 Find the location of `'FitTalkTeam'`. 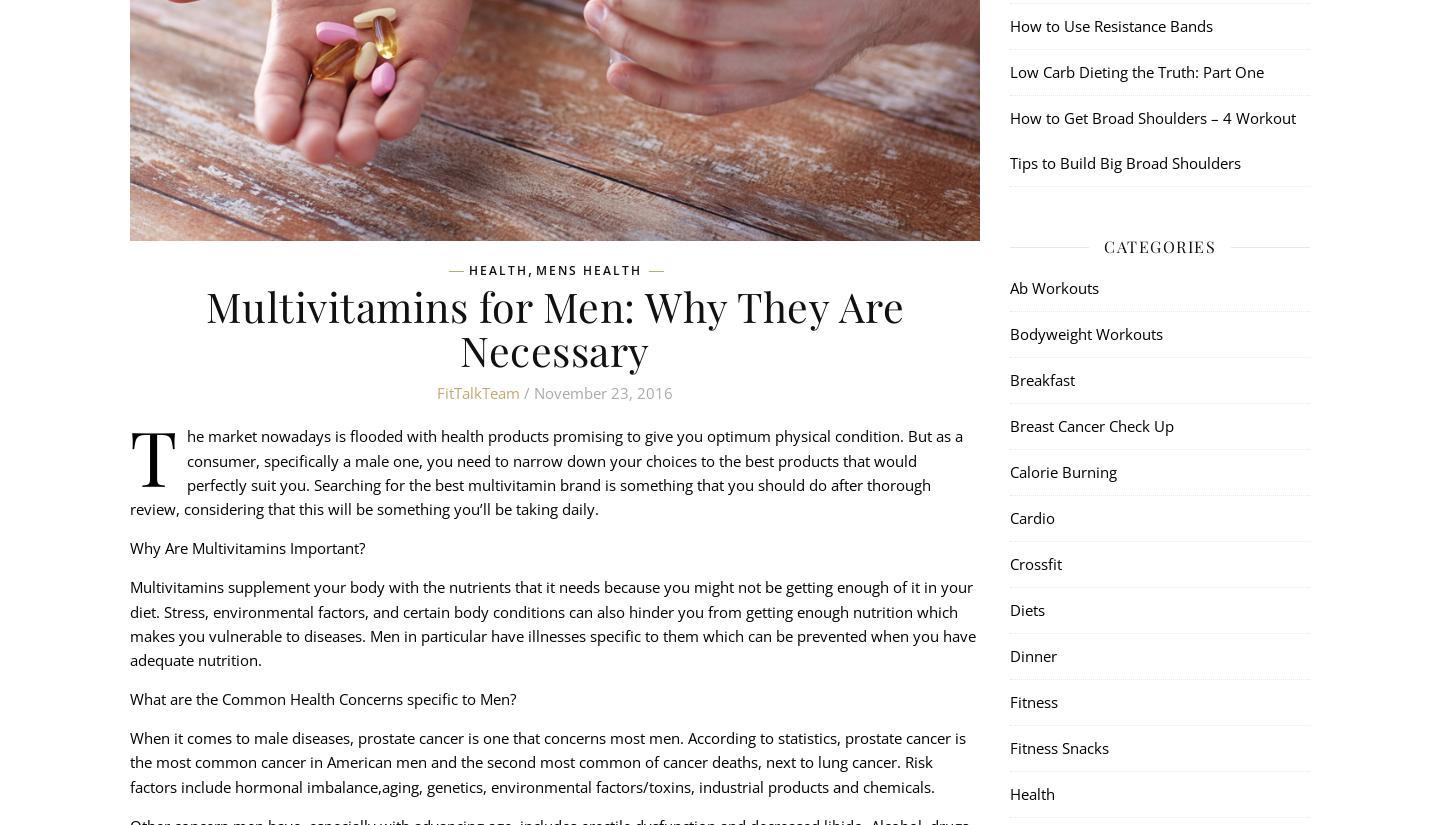

'FitTalkTeam' is located at coordinates (478, 392).